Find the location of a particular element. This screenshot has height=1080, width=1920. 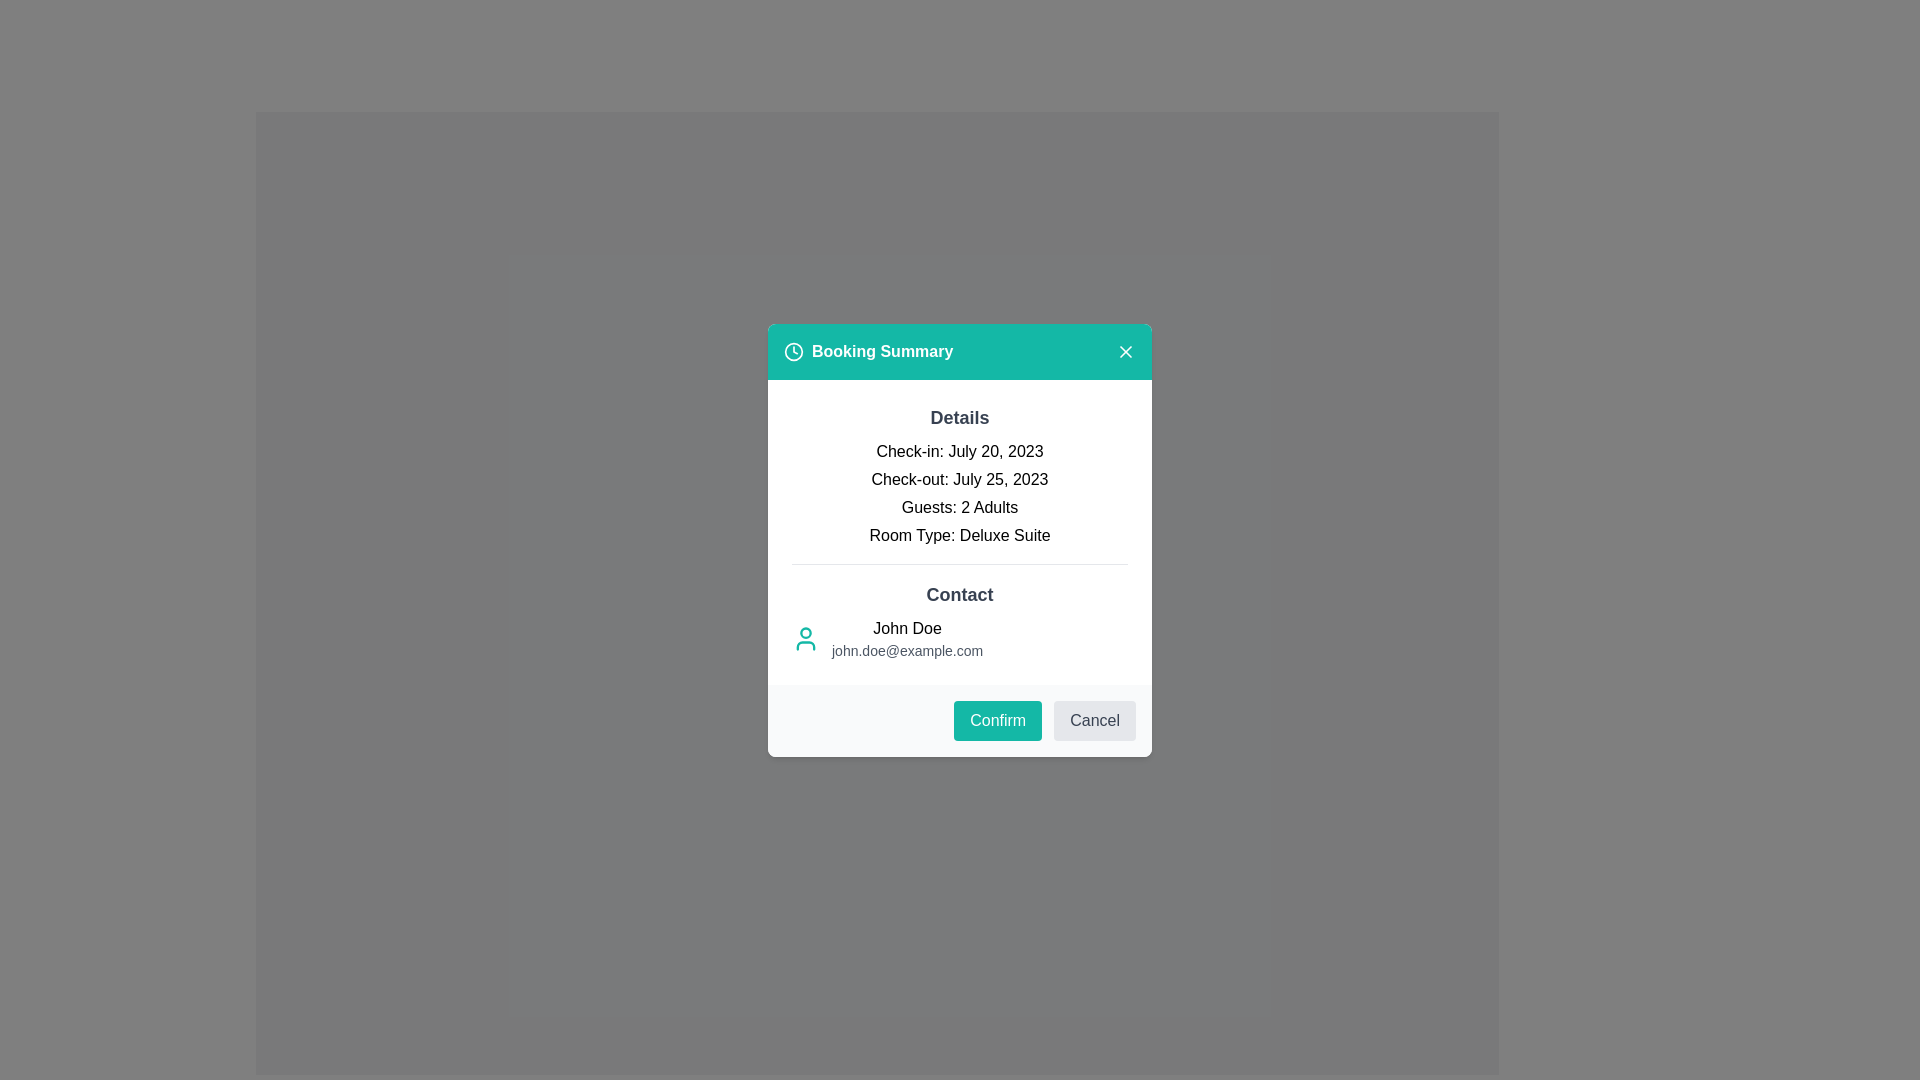

the contact email address text located underneath the bold name 'John Doe' in the 'Contact' section of the booking summary is located at coordinates (906, 650).